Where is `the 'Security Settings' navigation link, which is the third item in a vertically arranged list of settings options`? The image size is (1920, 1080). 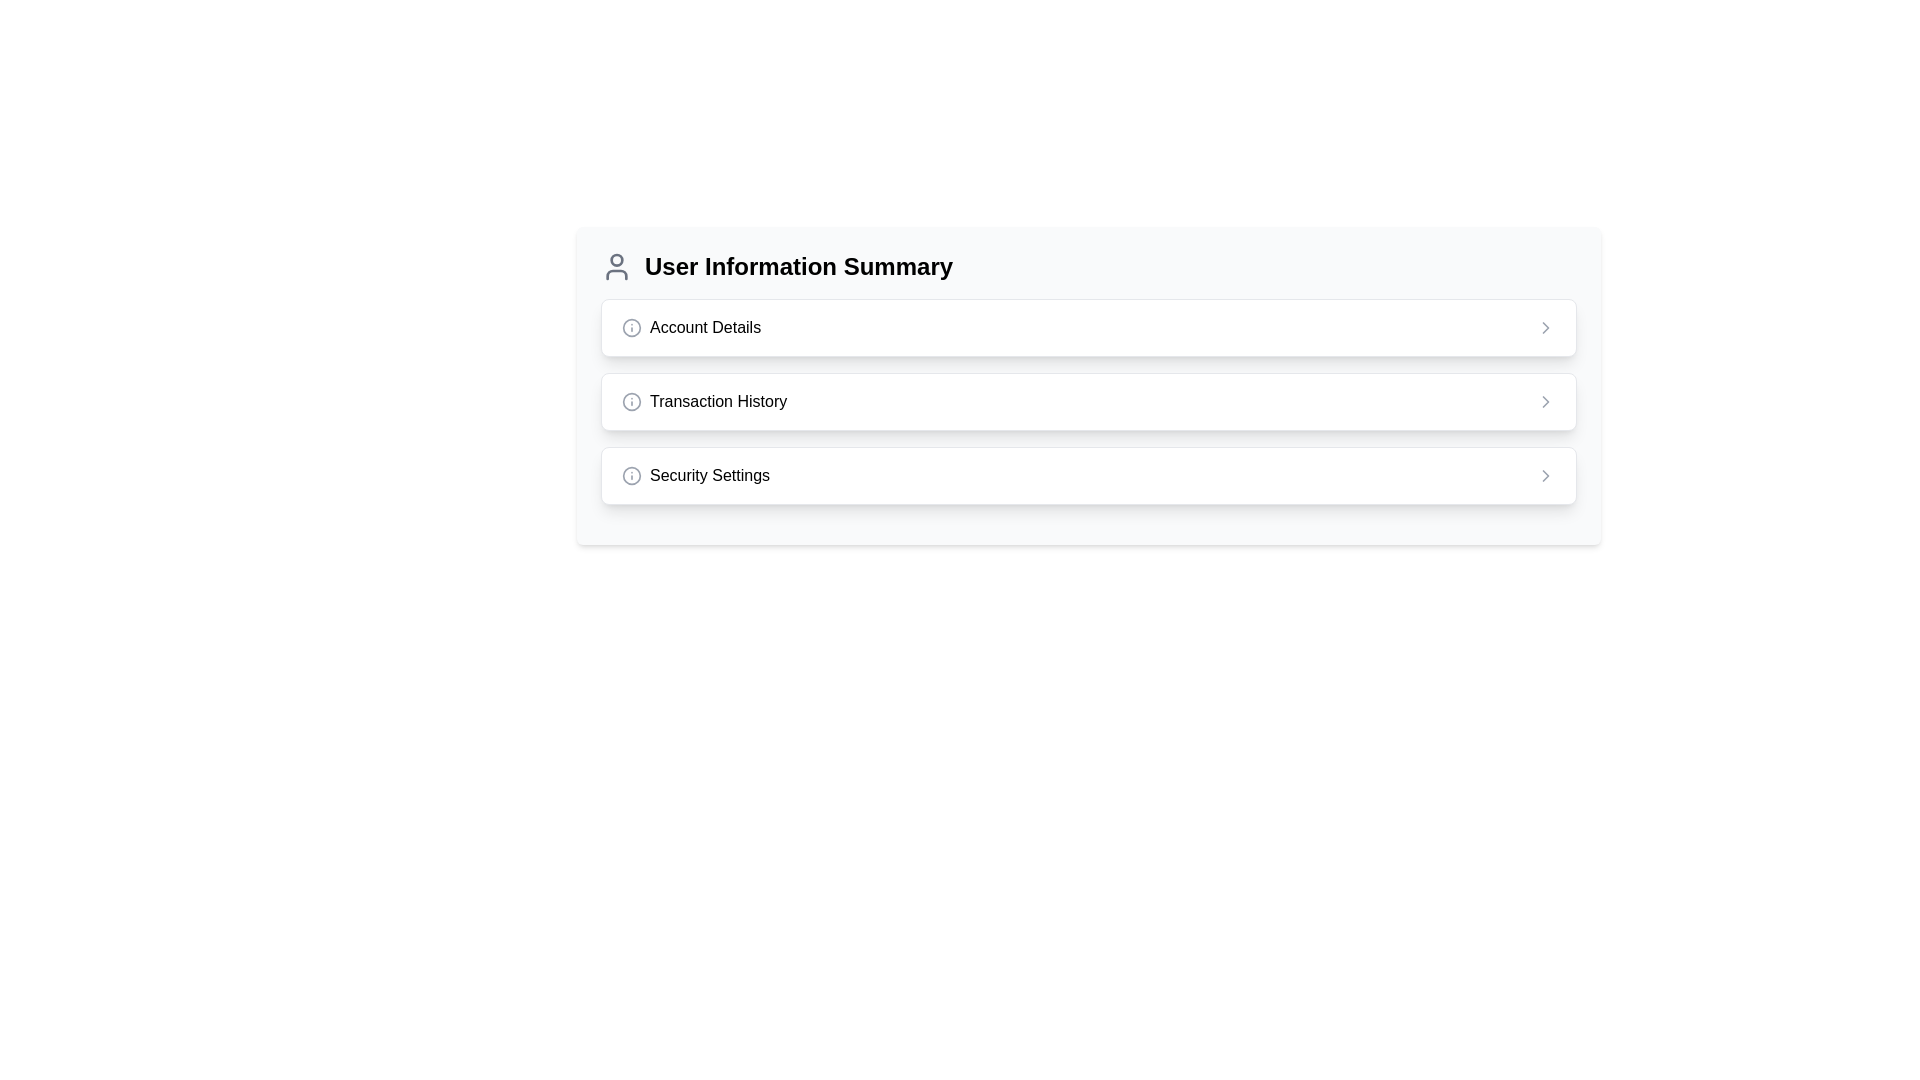
the 'Security Settings' navigation link, which is the third item in a vertically arranged list of settings options is located at coordinates (1088, 475).